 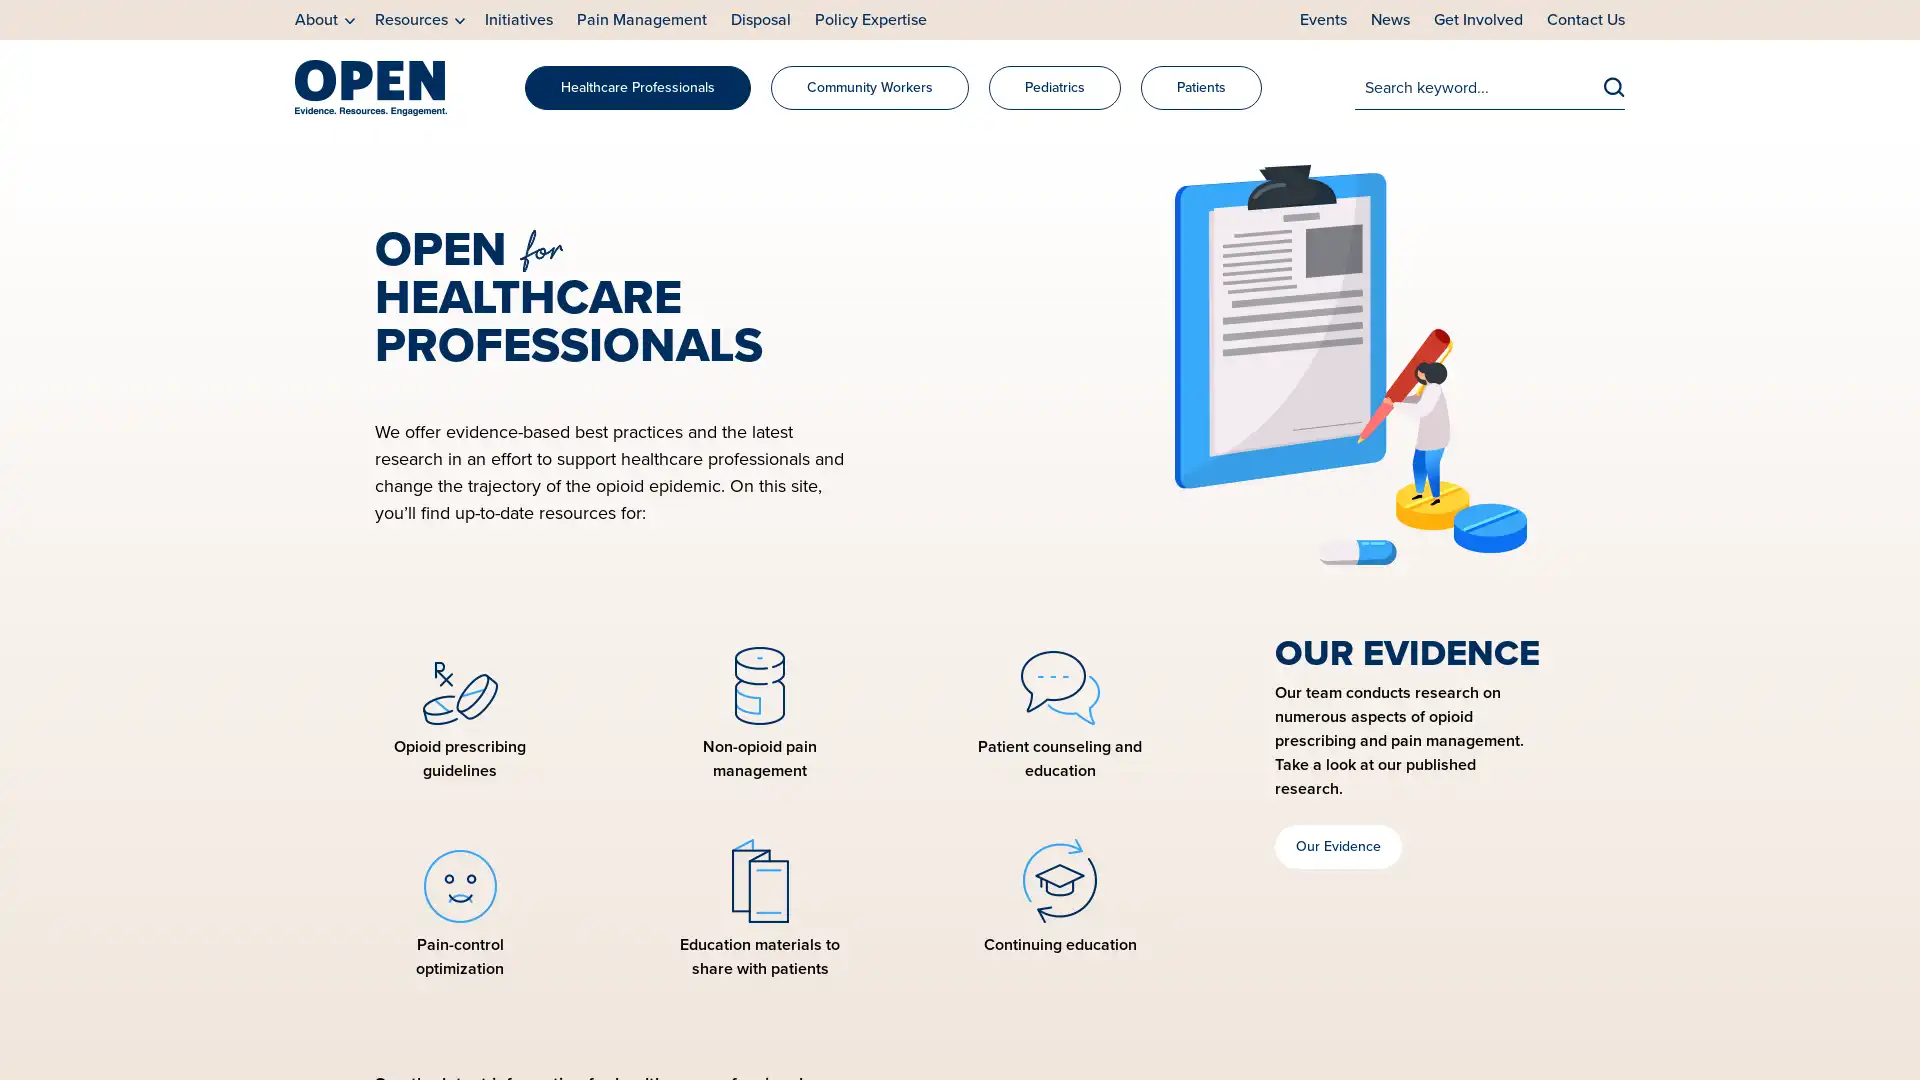 I want to click on SEARCH, so click(x=1614, y=85).